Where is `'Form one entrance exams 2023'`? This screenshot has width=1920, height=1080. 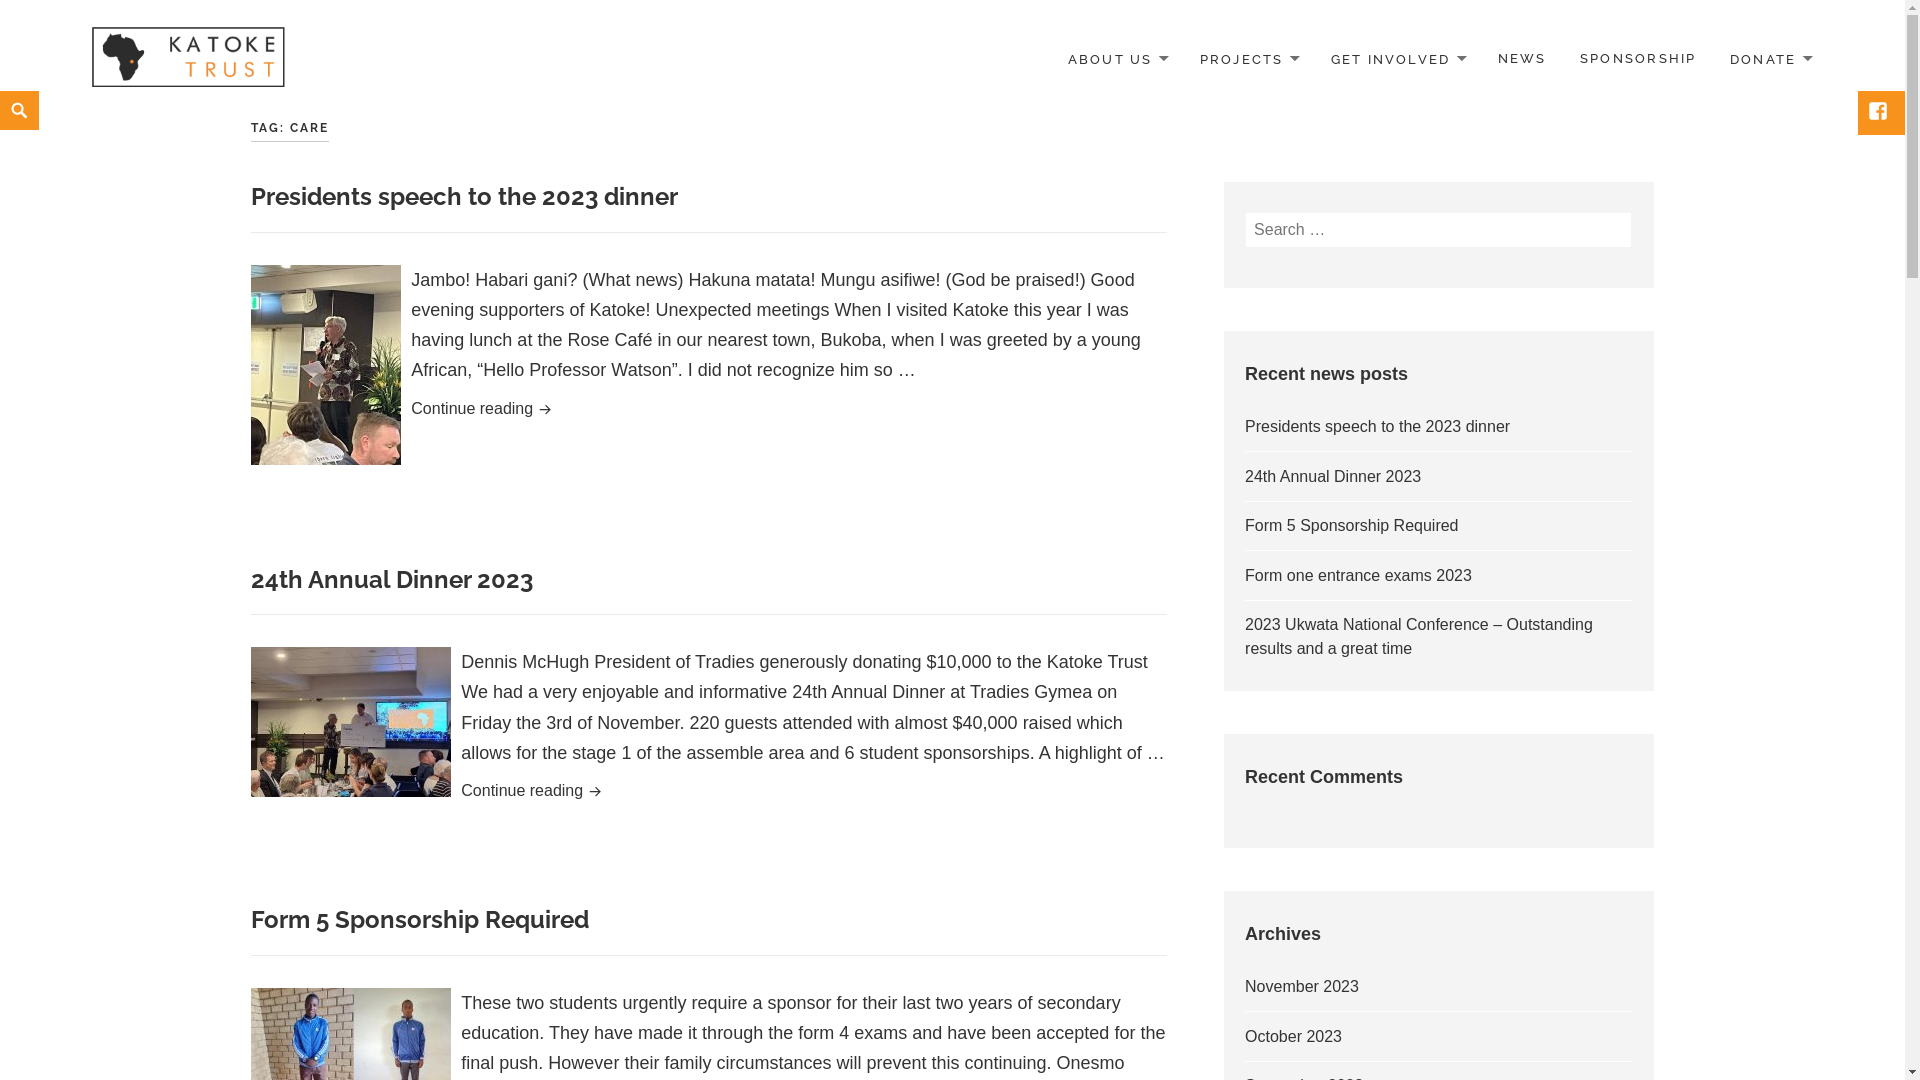
'Form one entrance exams 2023' is located at coordinates (1358, 575).